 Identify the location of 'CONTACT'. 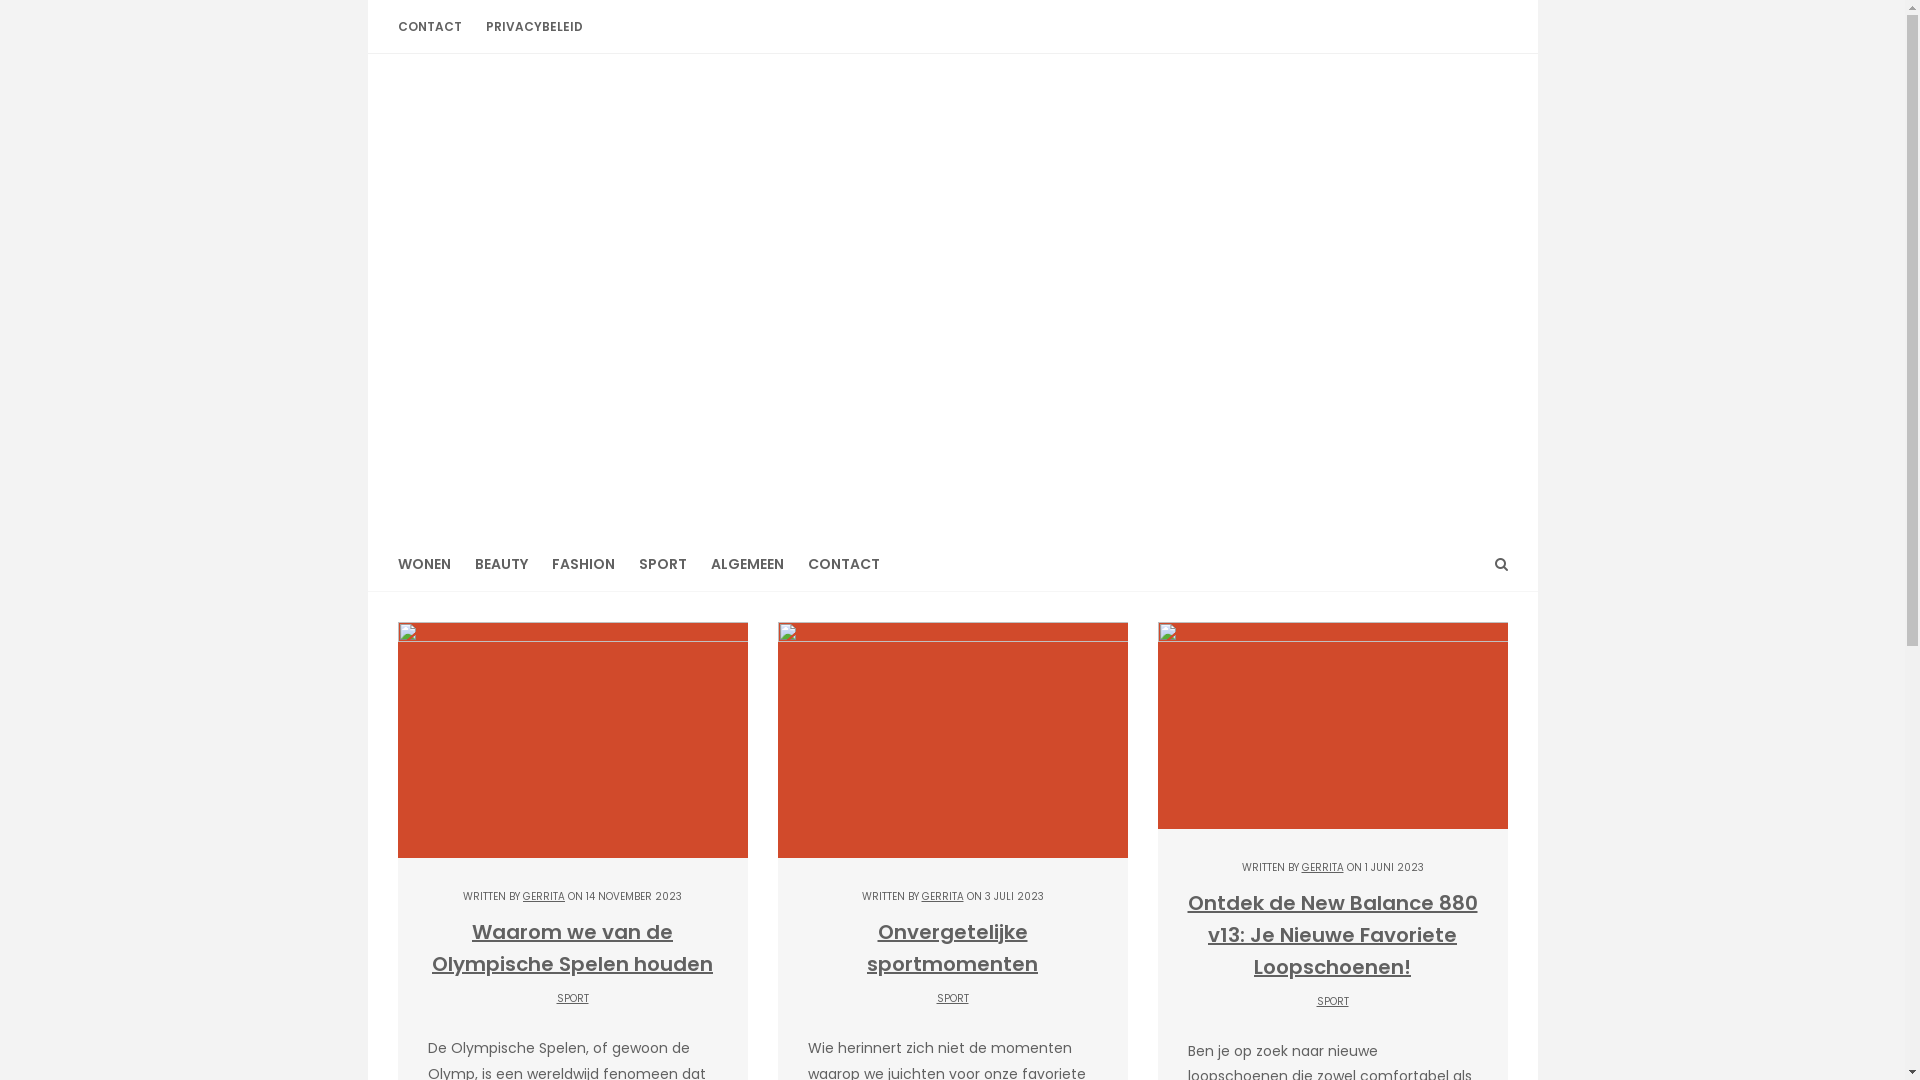
(435, 26).